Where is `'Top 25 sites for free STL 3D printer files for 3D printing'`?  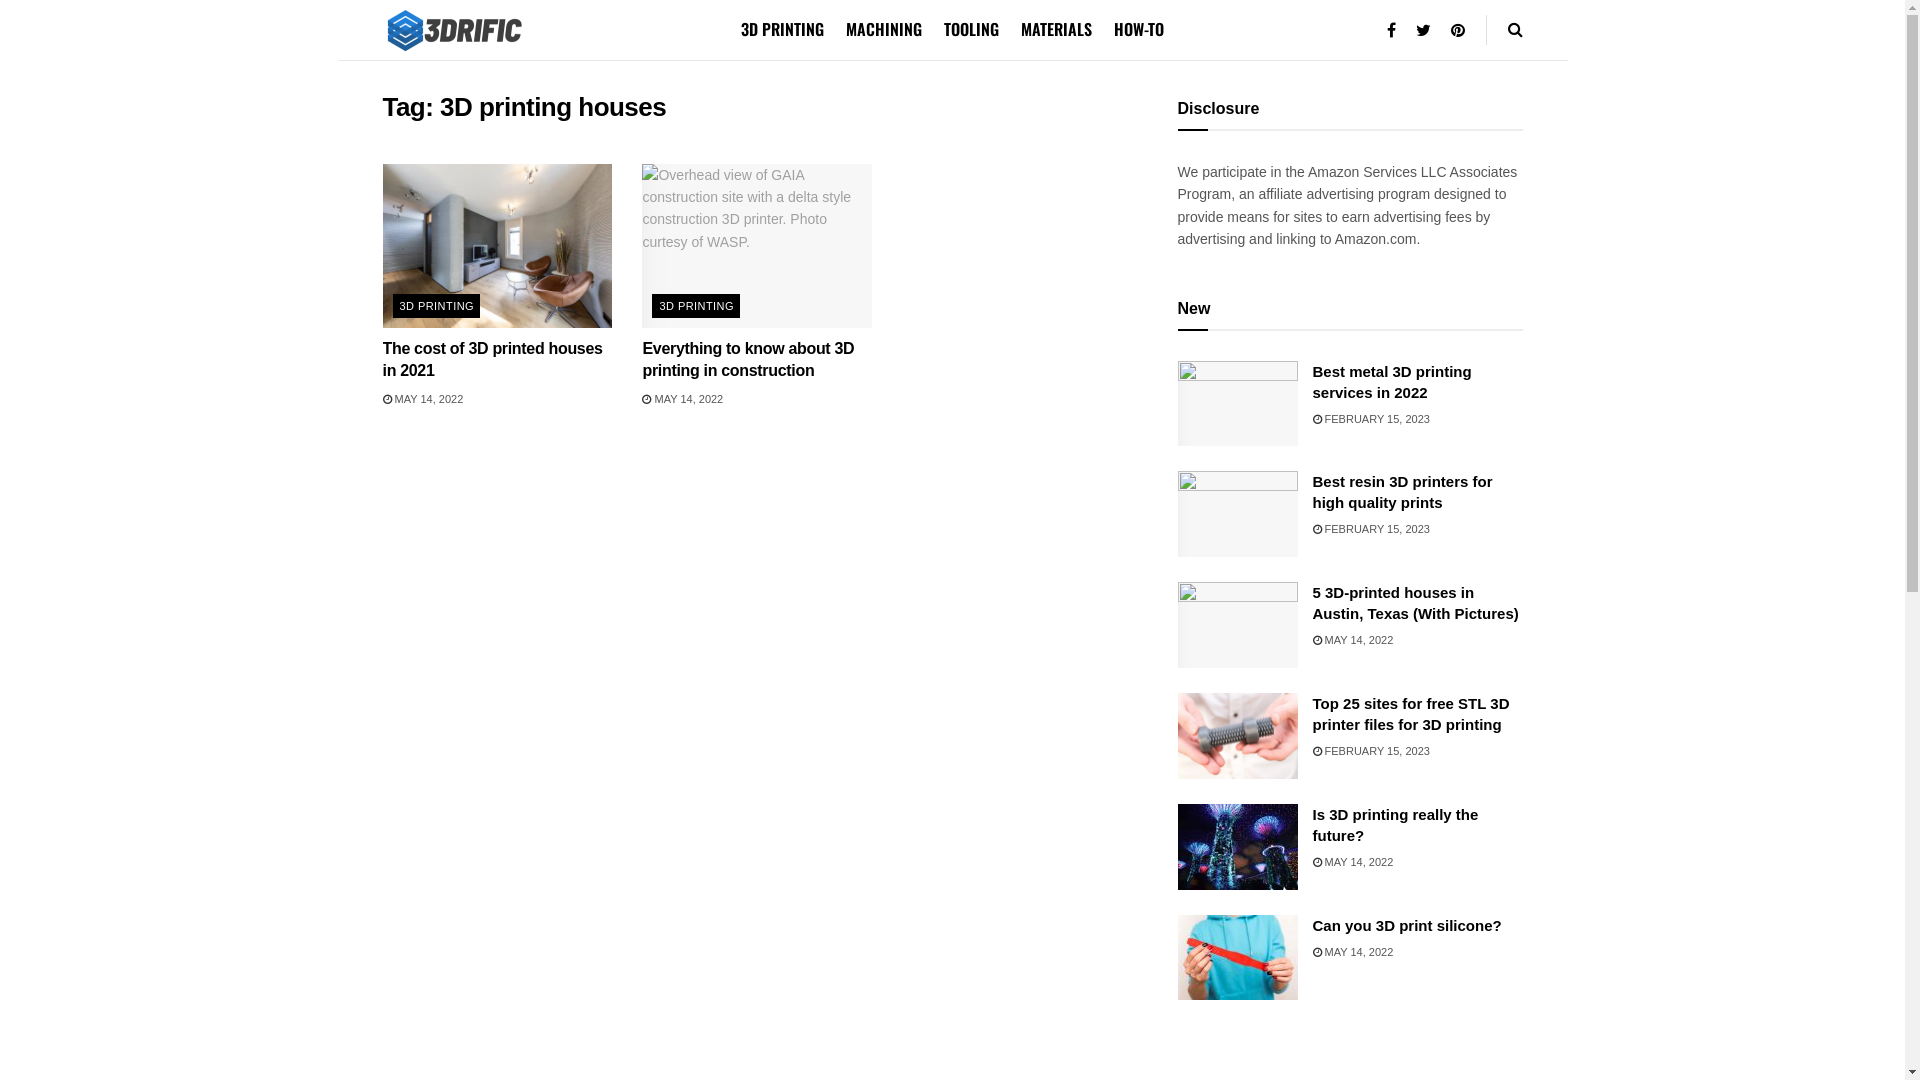 'Top 25 sites for free STL 3D printer files for 3D printing' is located at coordinates (1409, 712).